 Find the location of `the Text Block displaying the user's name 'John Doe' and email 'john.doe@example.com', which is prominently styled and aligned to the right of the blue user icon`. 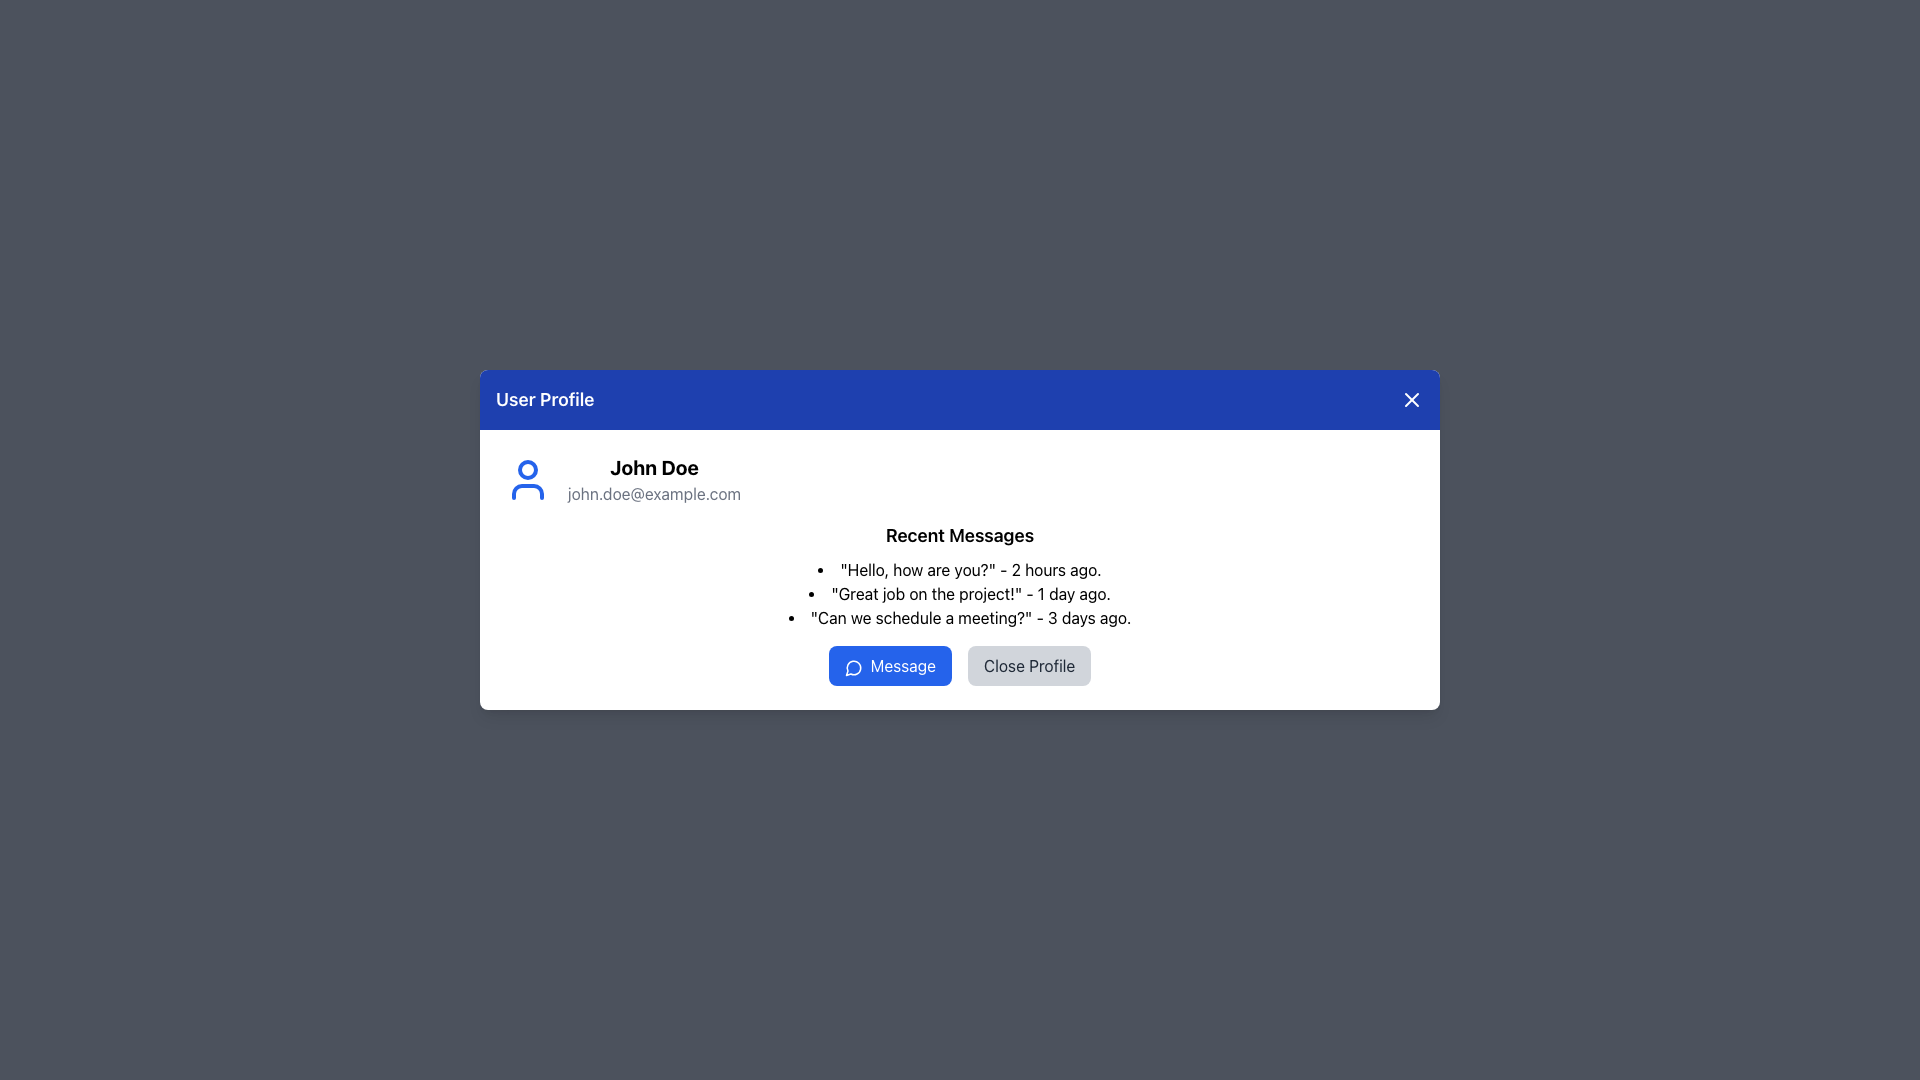

the Text Block displaying the user's name 'John Doe' and email 'john.doe@example.com', which is prominently styled and aligned to the right of the blue user icon is located at coordinates (654, 479).